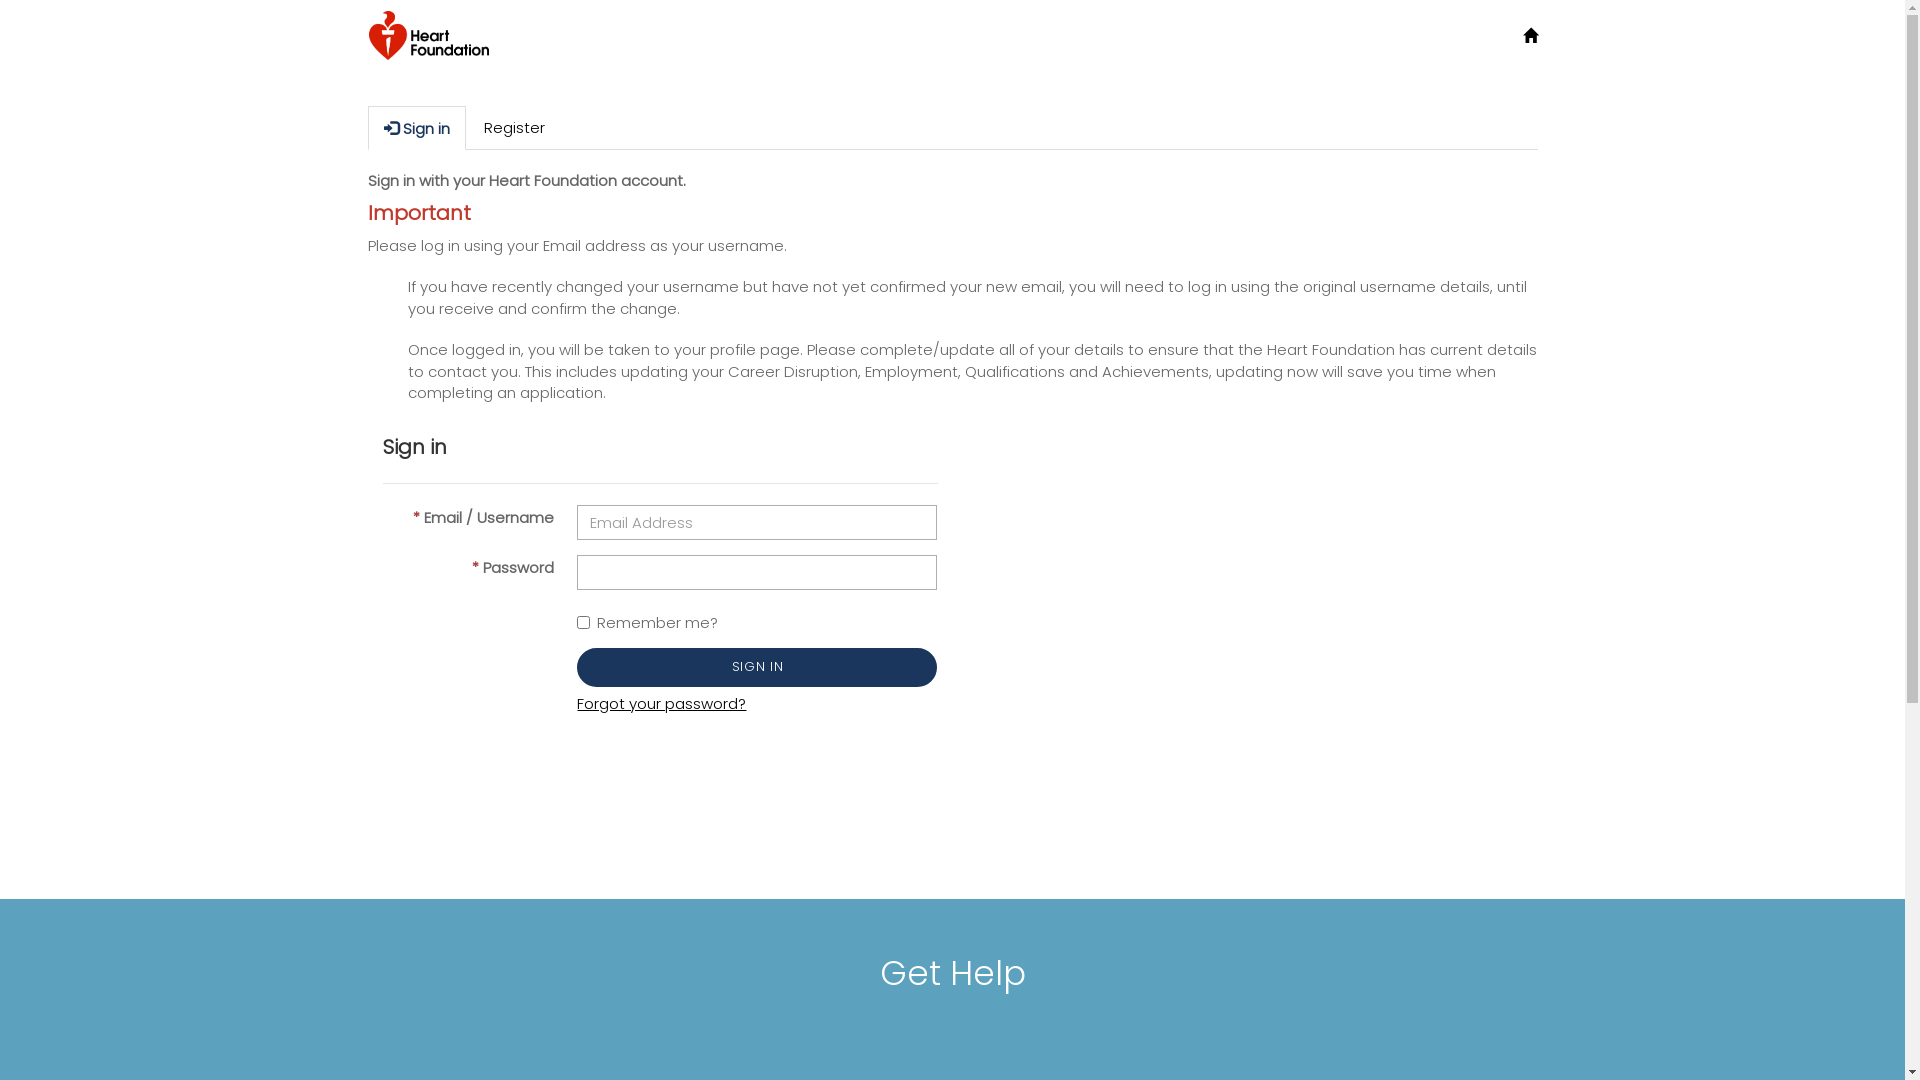 This screenshot has width=1920, height=1080. I want to click on 'Sign in', so click(416, 127).